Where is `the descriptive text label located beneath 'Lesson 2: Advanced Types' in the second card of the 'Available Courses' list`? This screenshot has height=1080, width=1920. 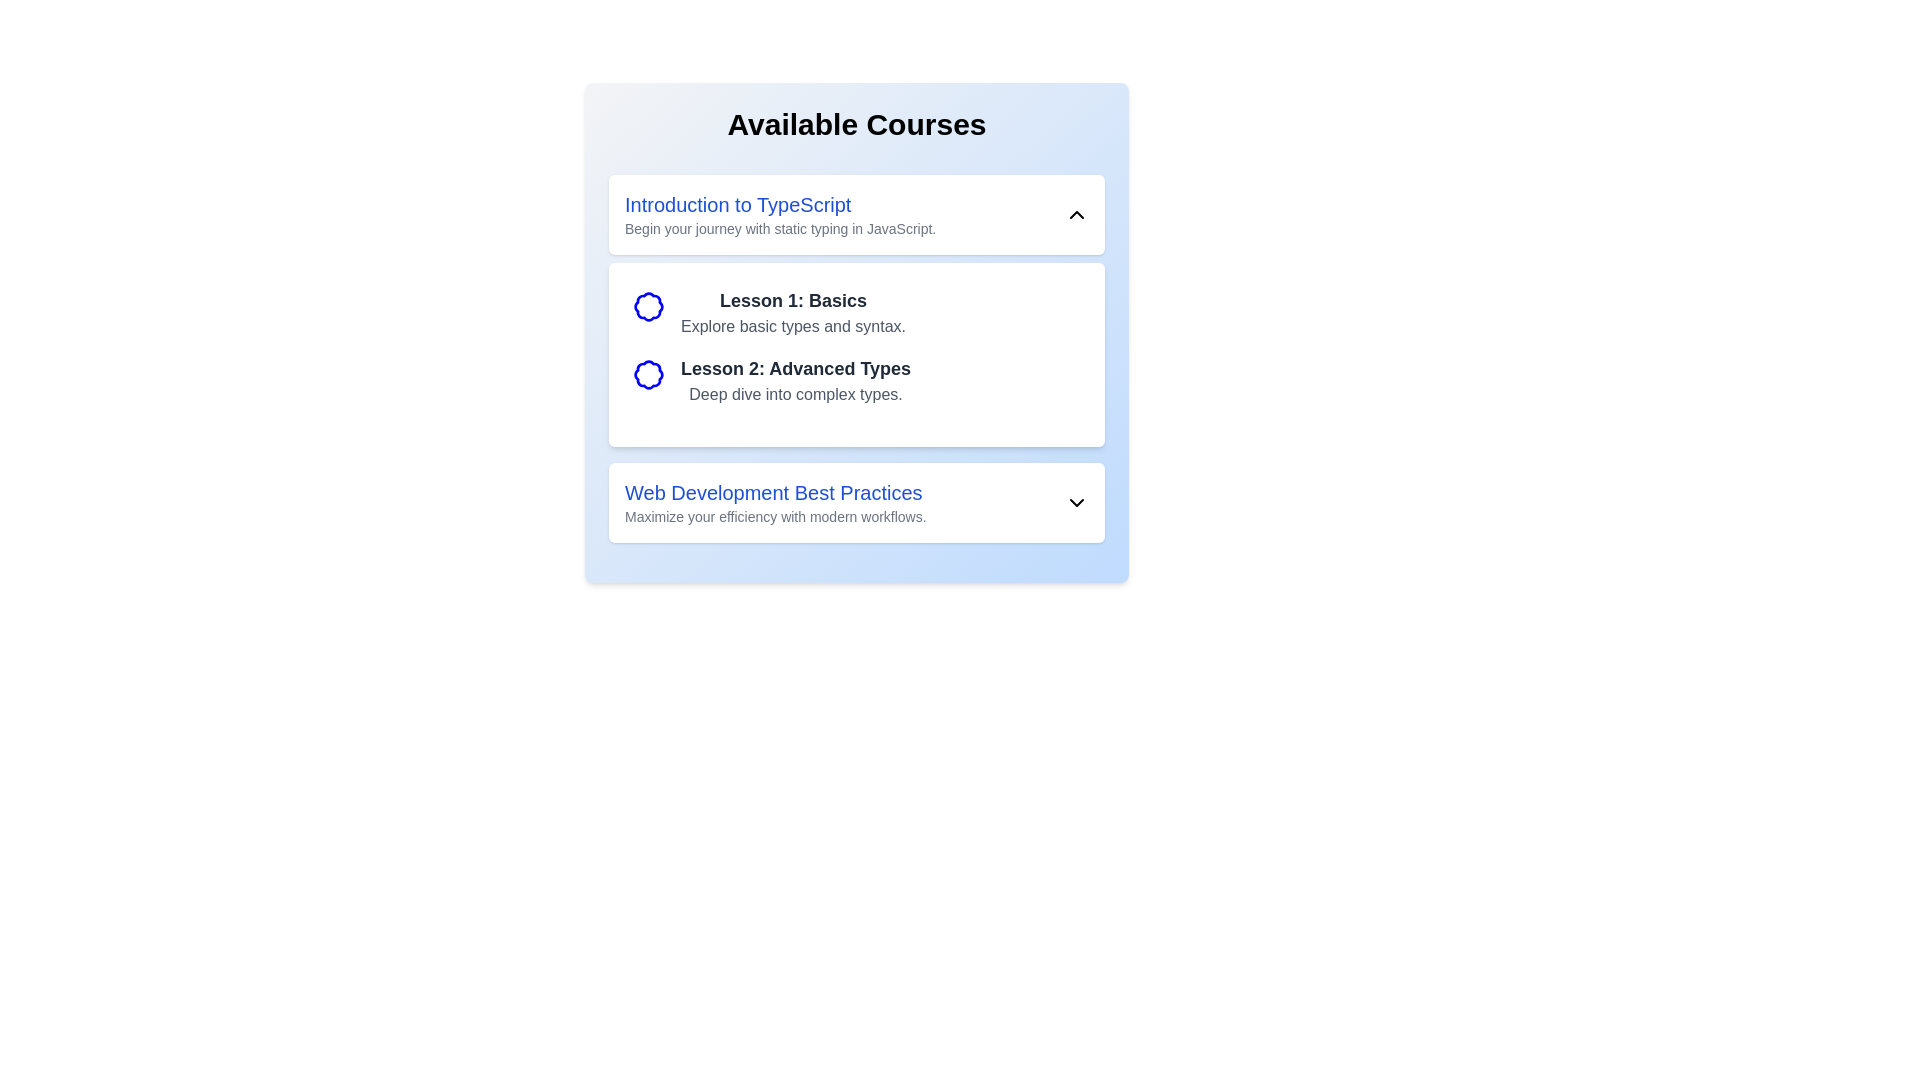 the descriptive text label located beneath 'Lesson 2: Advanced Types' in the second card of the 'Available Courses' list is located at coordinates (795, 394).